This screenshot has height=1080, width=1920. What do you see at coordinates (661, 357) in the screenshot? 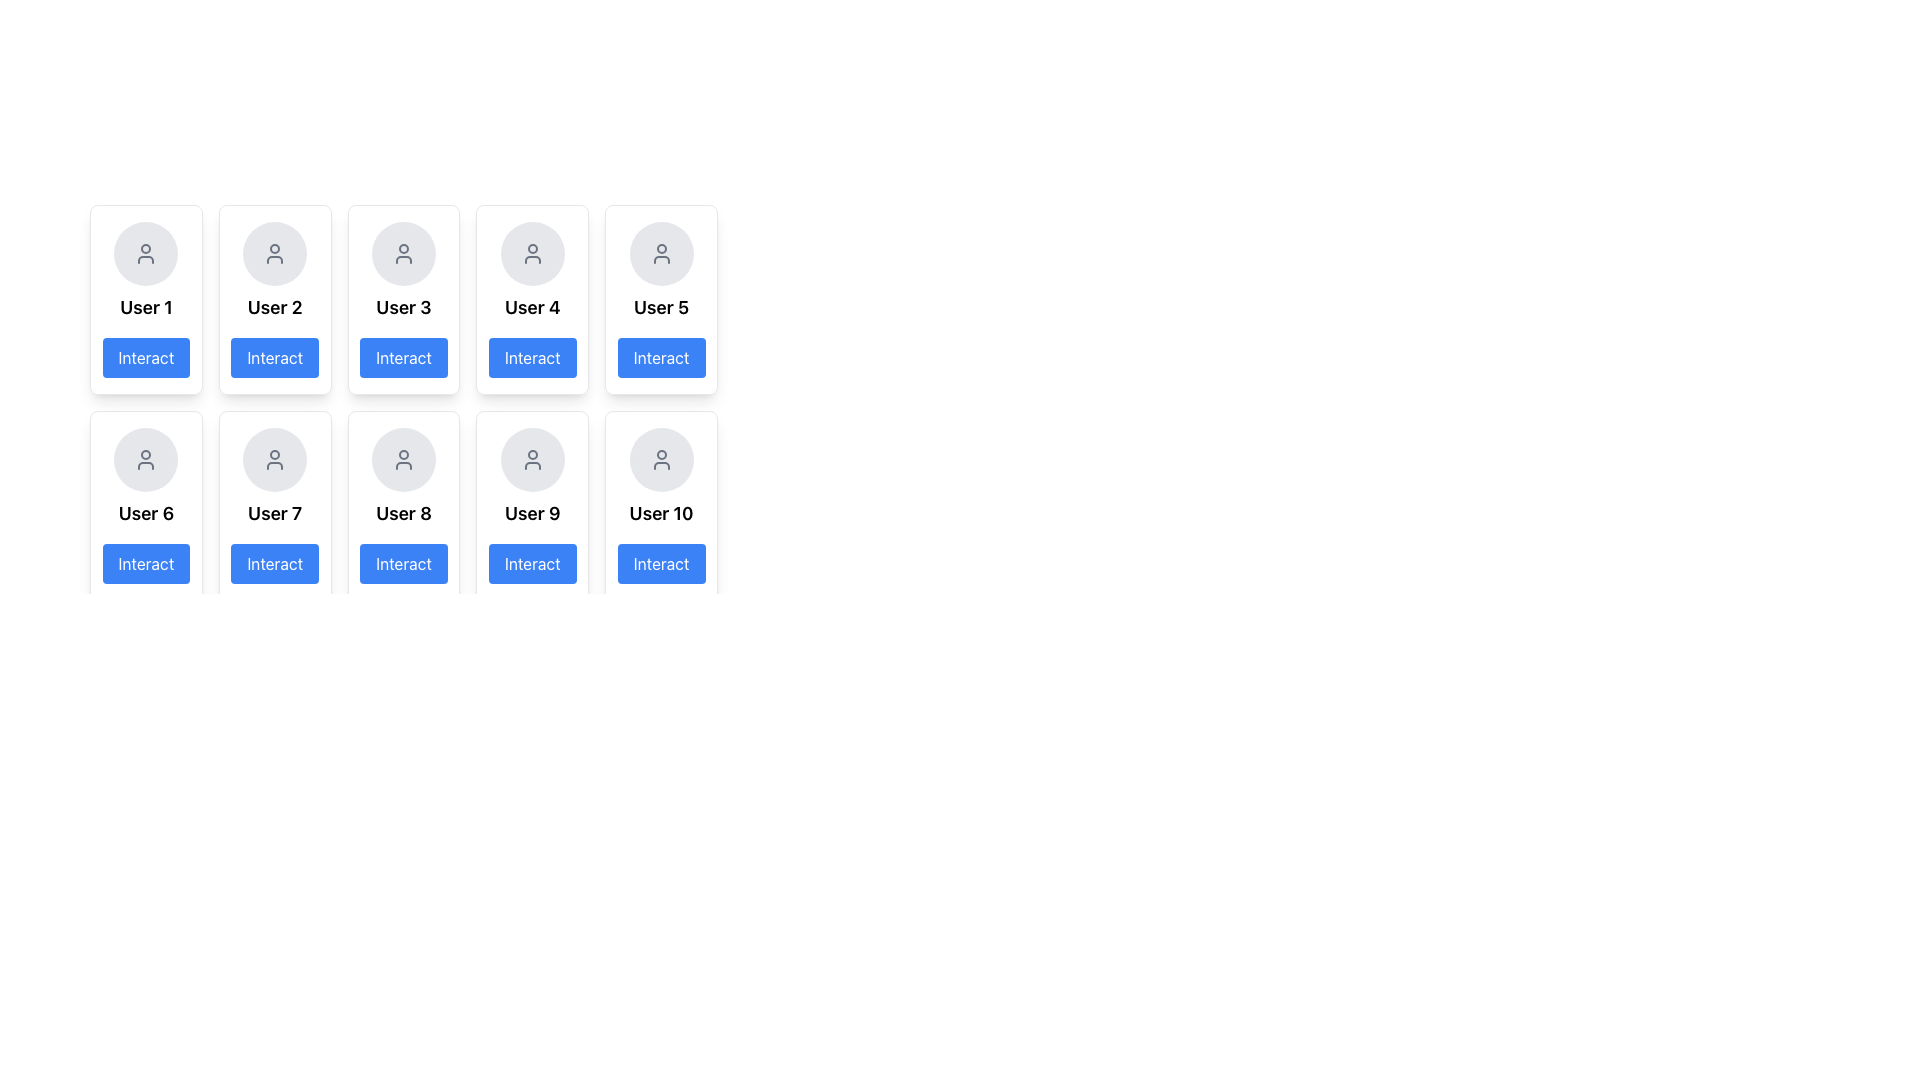
I see `the blue rectangular button labeled 'Interact' located within the card labeled 'User 5' in the lower part of the card` at bounding box center [661, 357].